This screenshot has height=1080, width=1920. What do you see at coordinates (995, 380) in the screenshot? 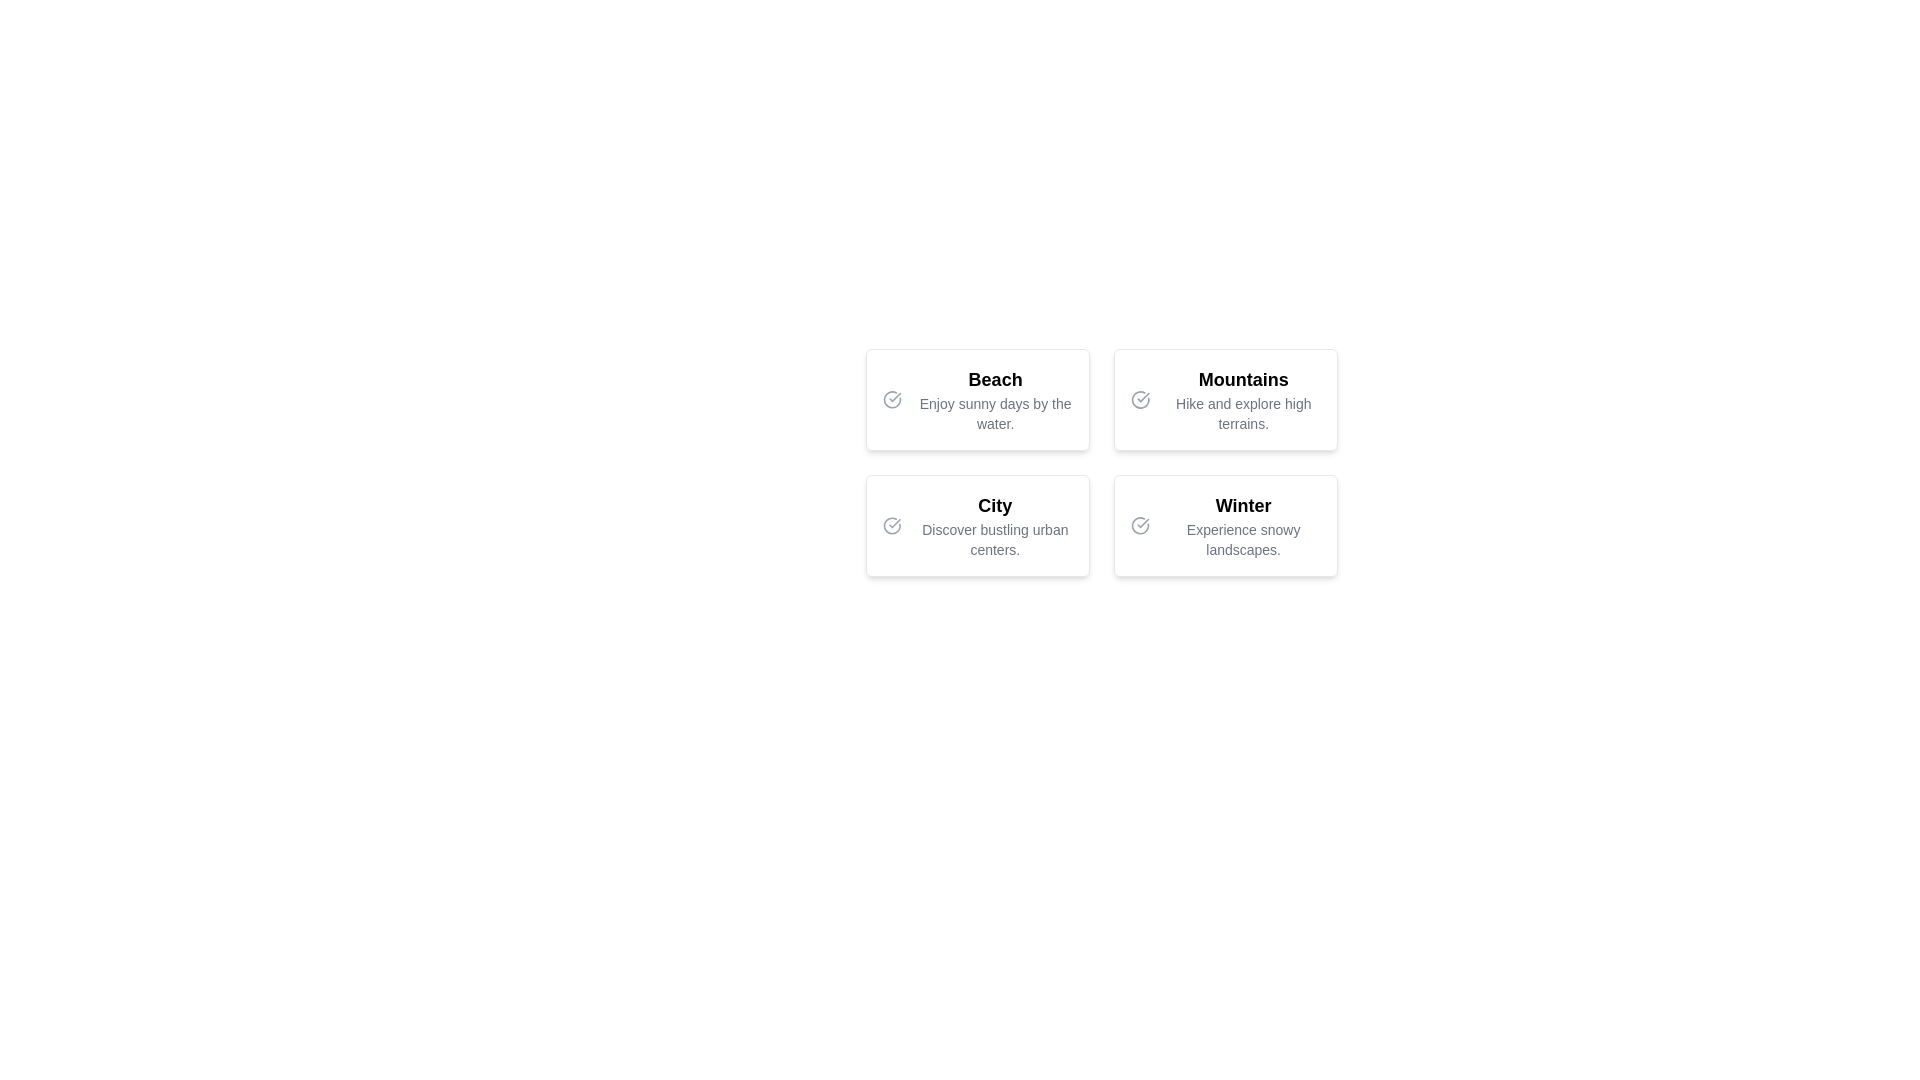
I see `text of the heading titled 'Beach', which is prominently displayed in a large and bold font within its card layout` at bounding box center [995, 380].